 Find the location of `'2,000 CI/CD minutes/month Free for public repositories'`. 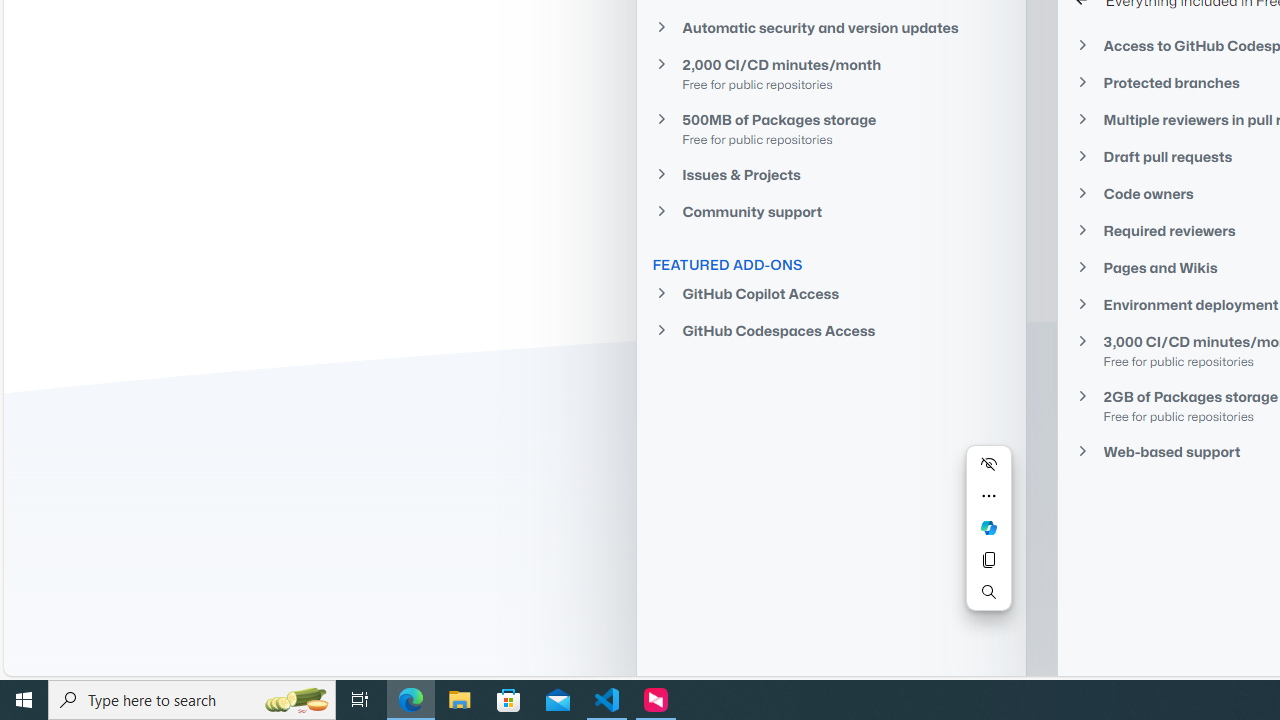

'2,000 CI/CD minutes/month Free for public repositories' is located at coordinates (830, 73).